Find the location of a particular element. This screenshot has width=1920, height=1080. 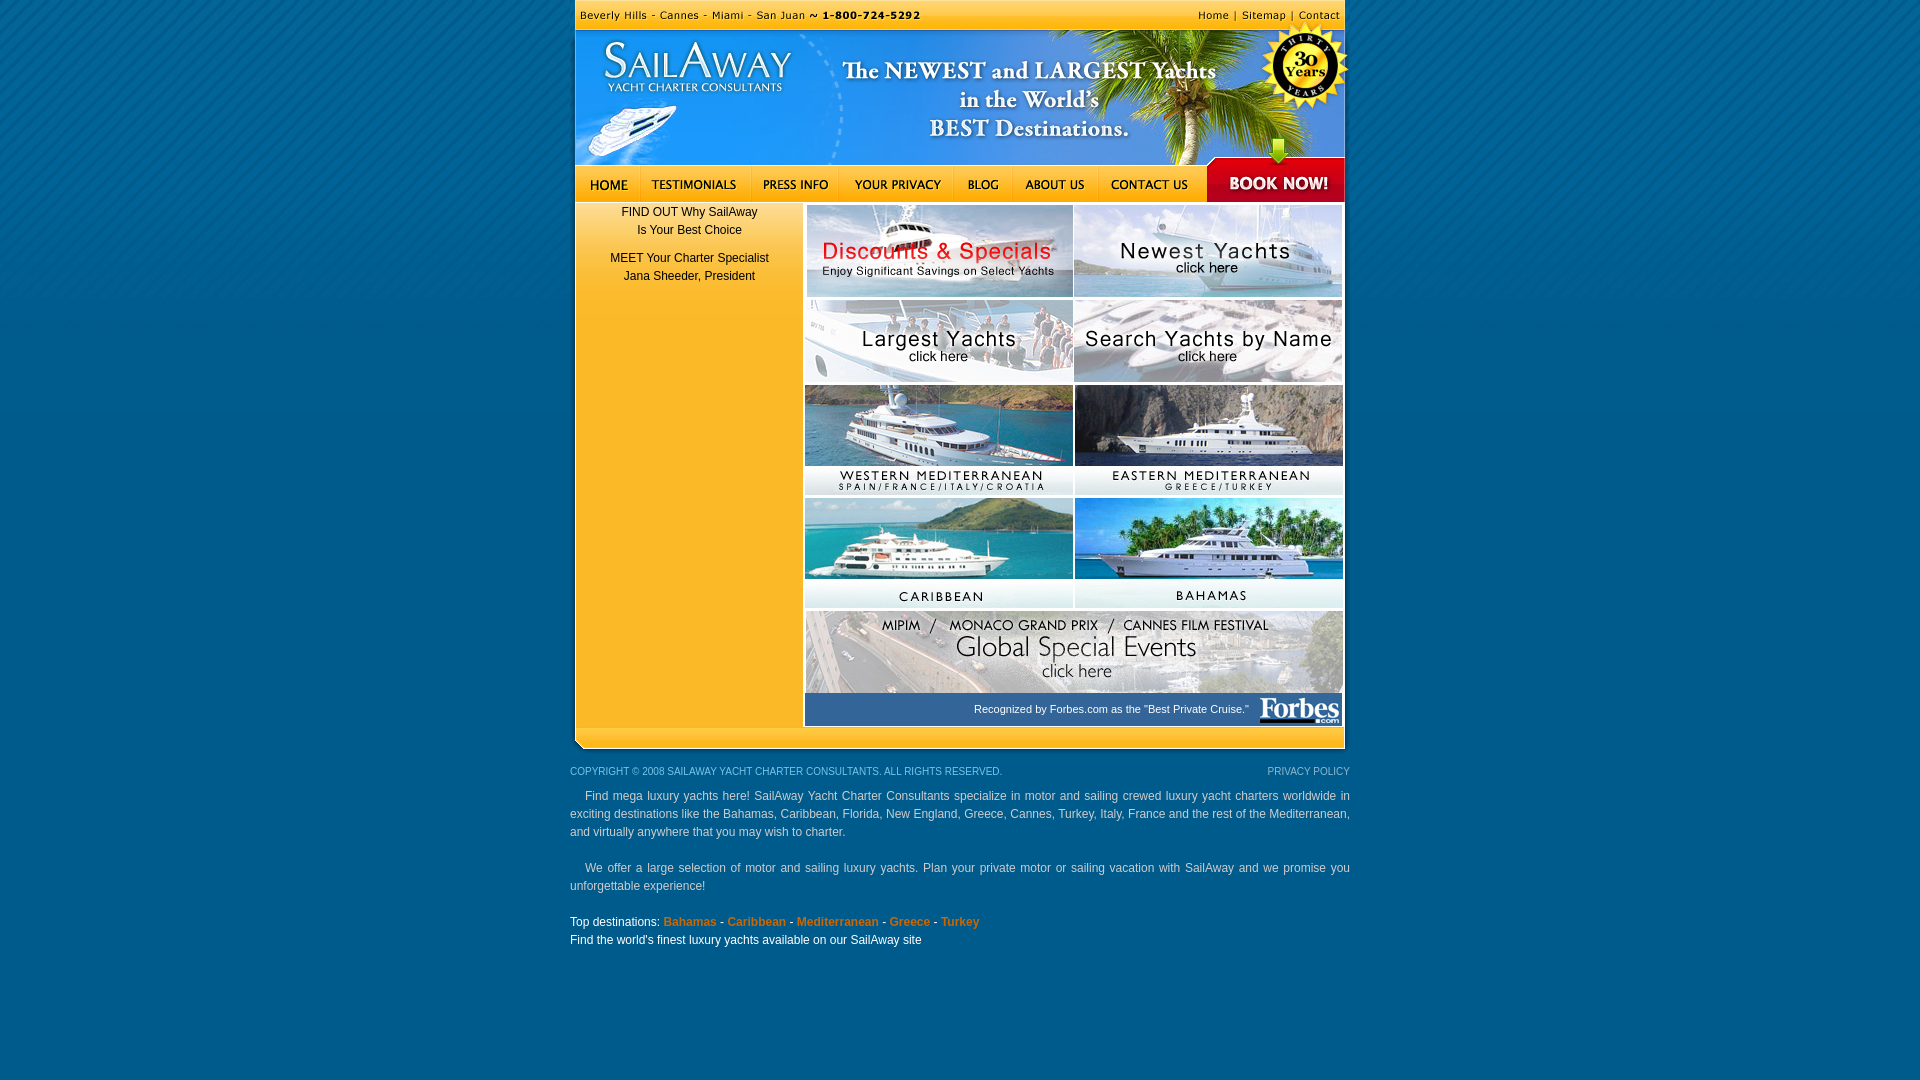

'FIND OUT Why SailAway is located at coordinates (689, 220).